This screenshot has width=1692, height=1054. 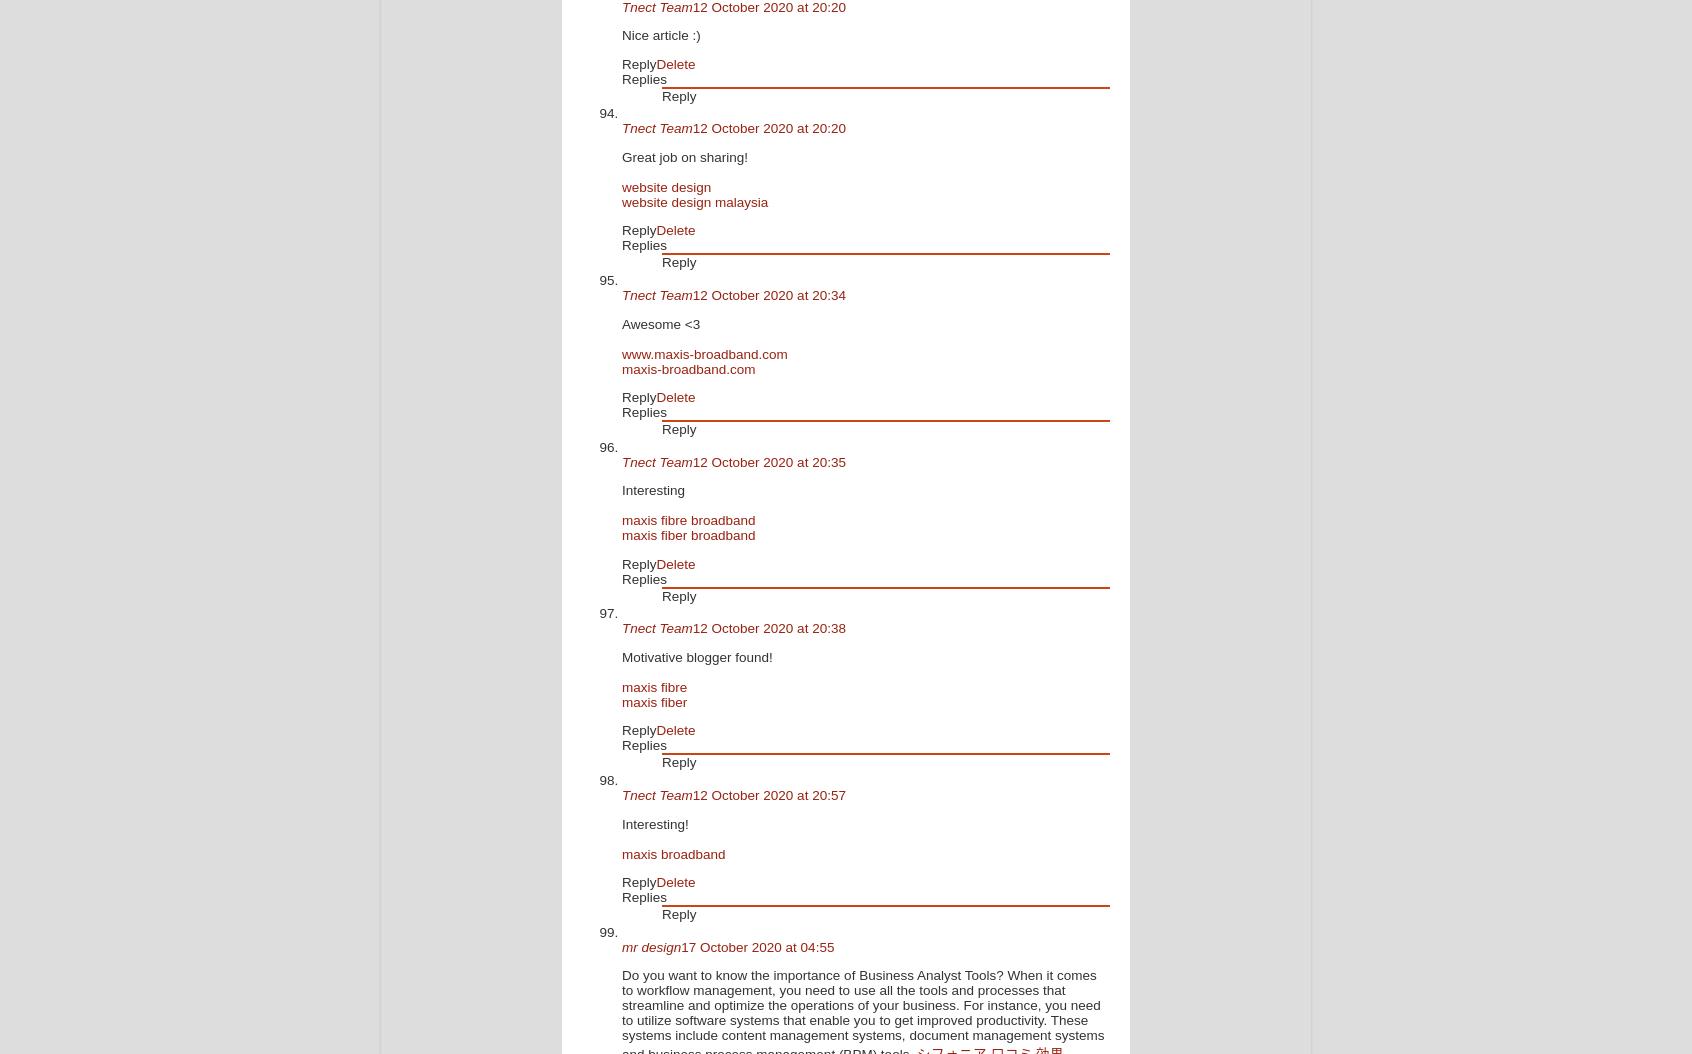 What do you see at coordinates (688, 519) in the screenshot?
I see `'maxis fibre broadband'` at bounding box center [688, 519].